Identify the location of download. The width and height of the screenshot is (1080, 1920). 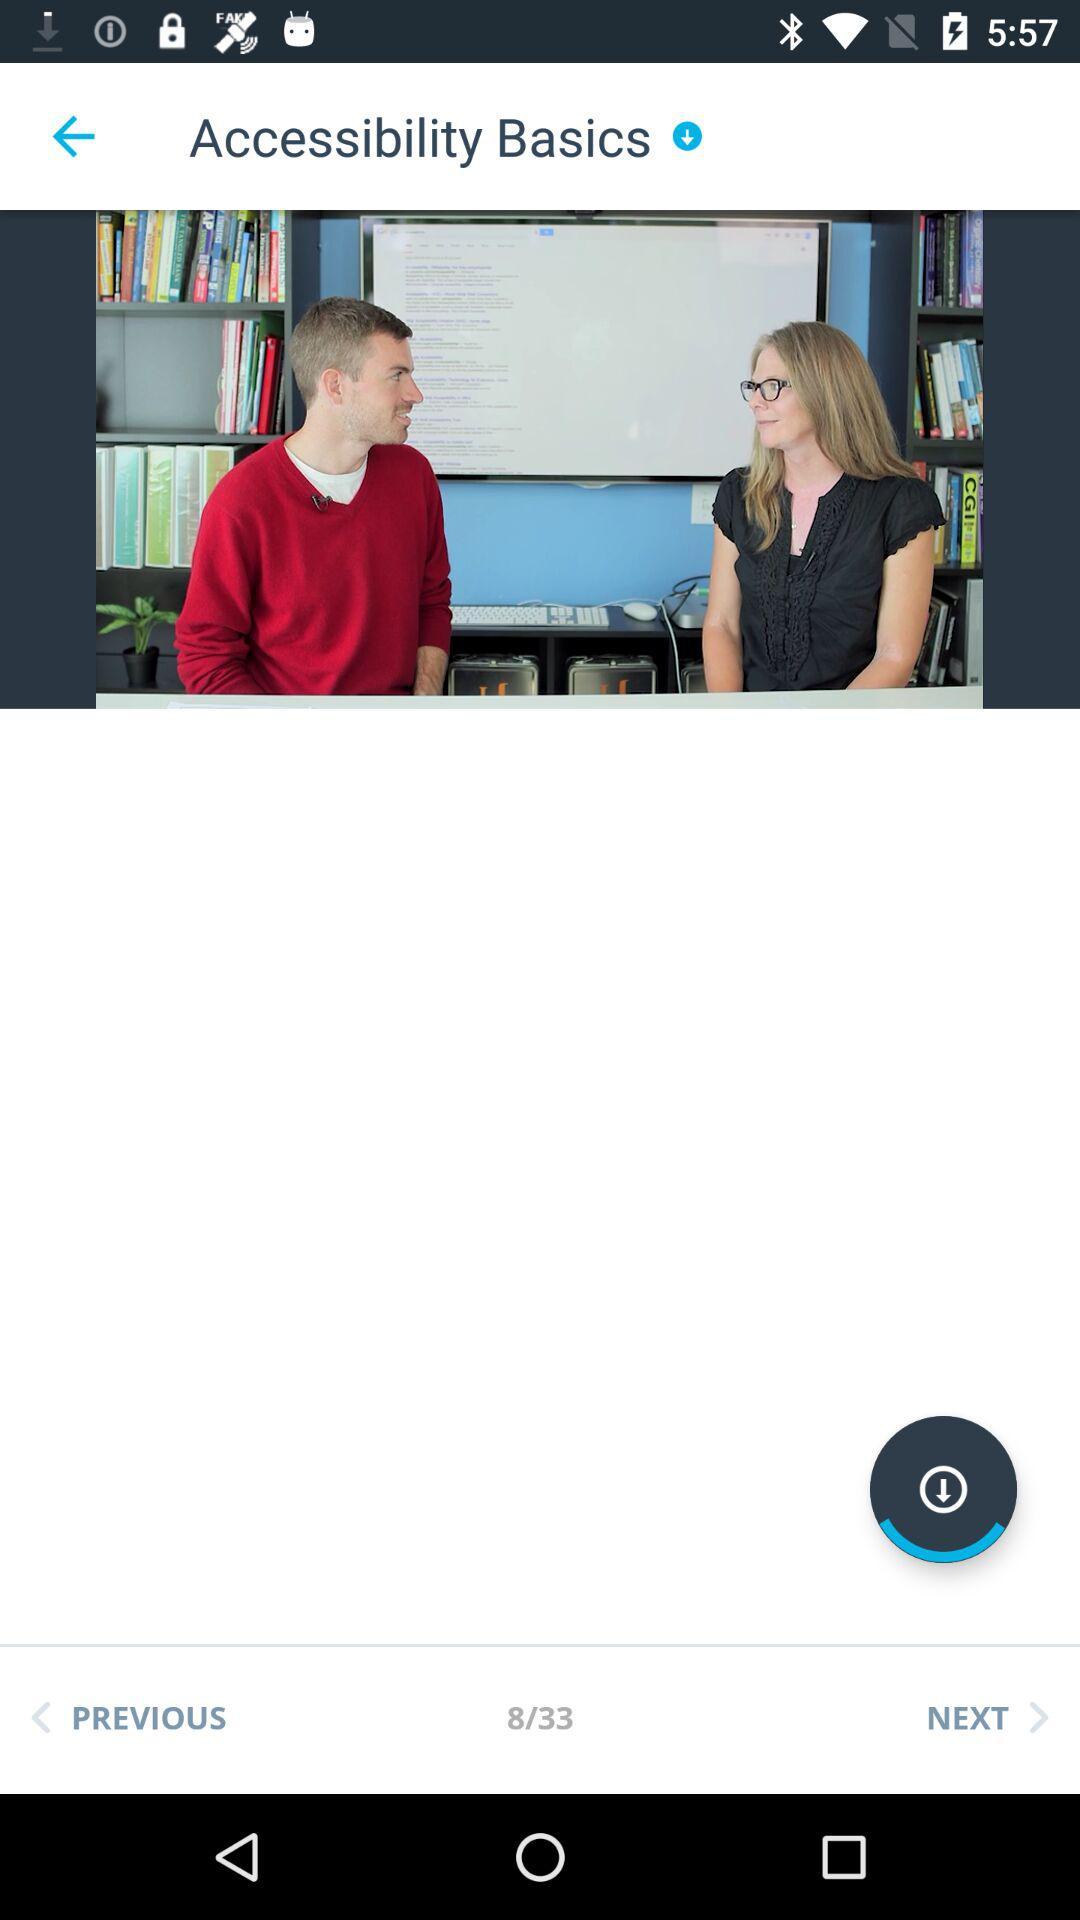
(943, 1489).